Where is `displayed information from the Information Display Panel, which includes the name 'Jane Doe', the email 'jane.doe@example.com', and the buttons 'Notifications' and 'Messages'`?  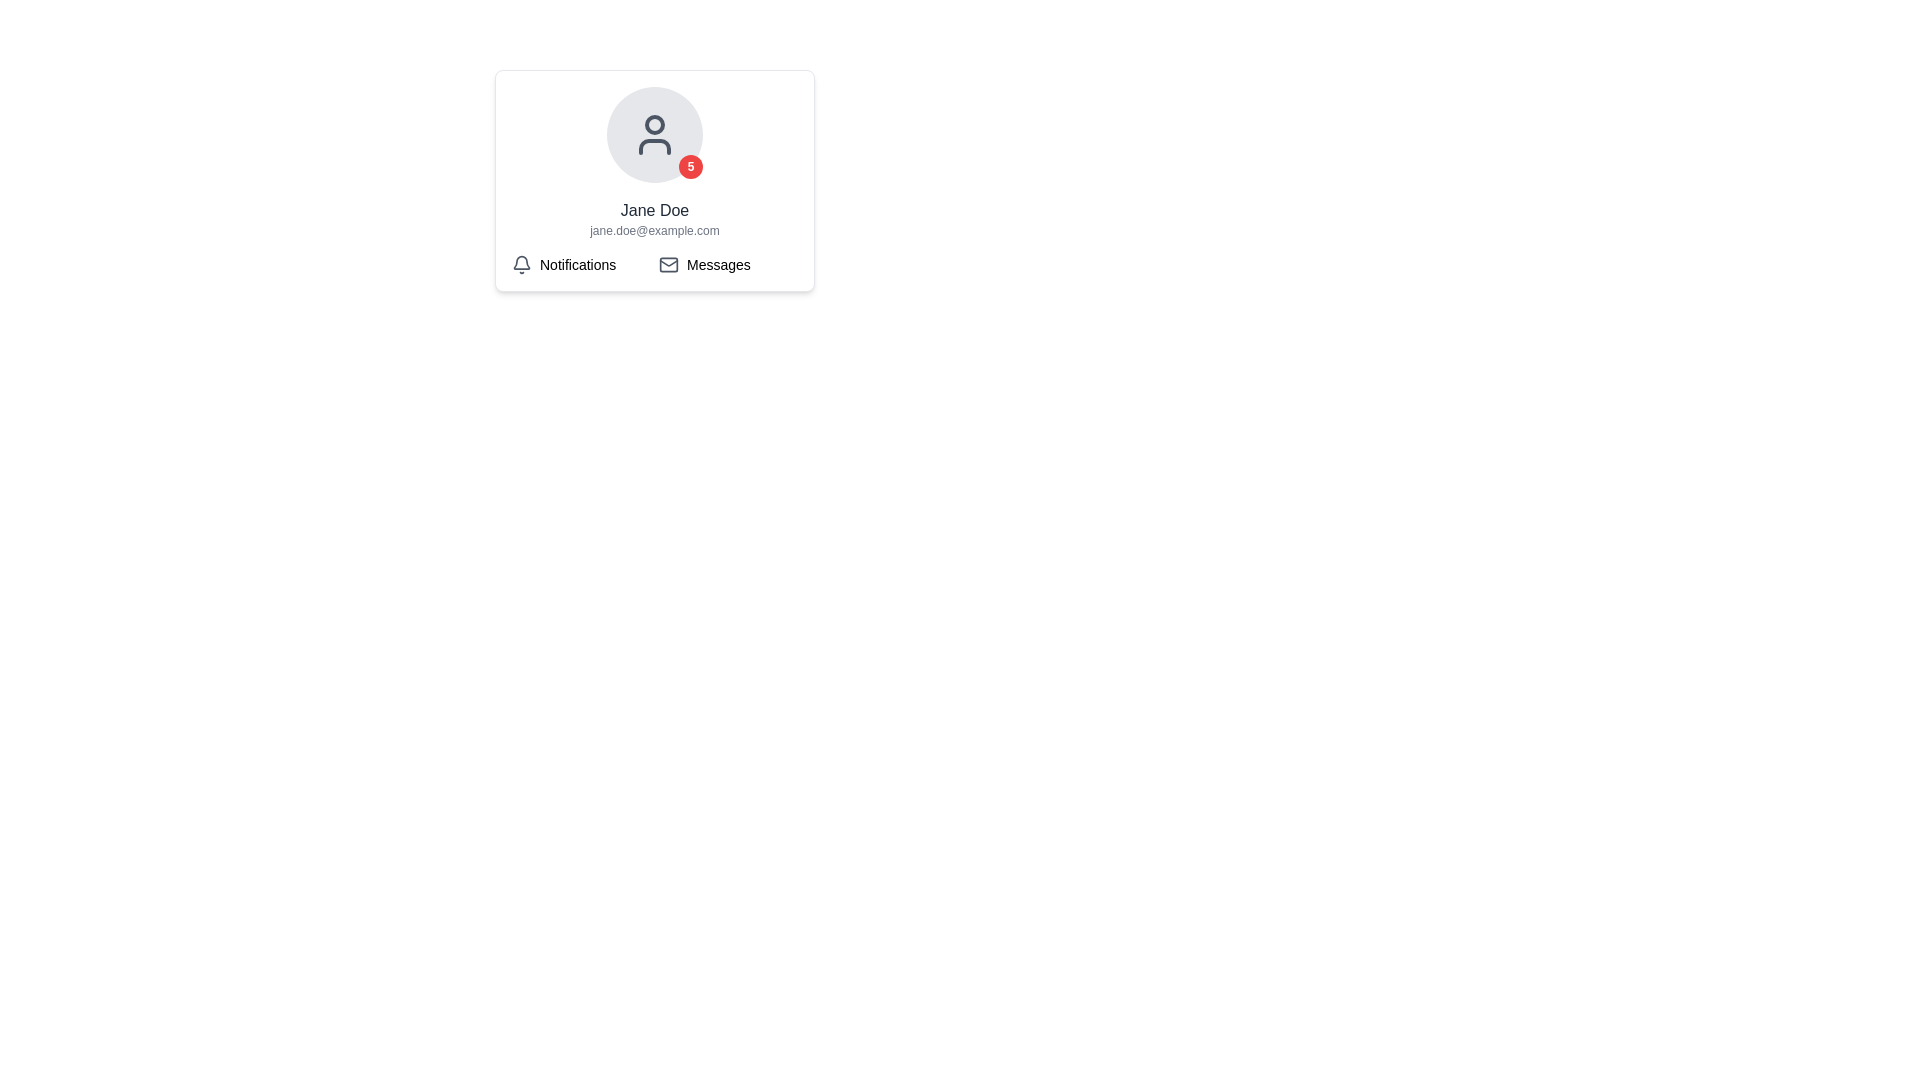
displayed information from the Information Display Panel, which includes the name 'Jane Doe', the email 'jane.doe@example.com', and the buttons 'Notifications' and 'Messages' is located at coordinates (654, 235).